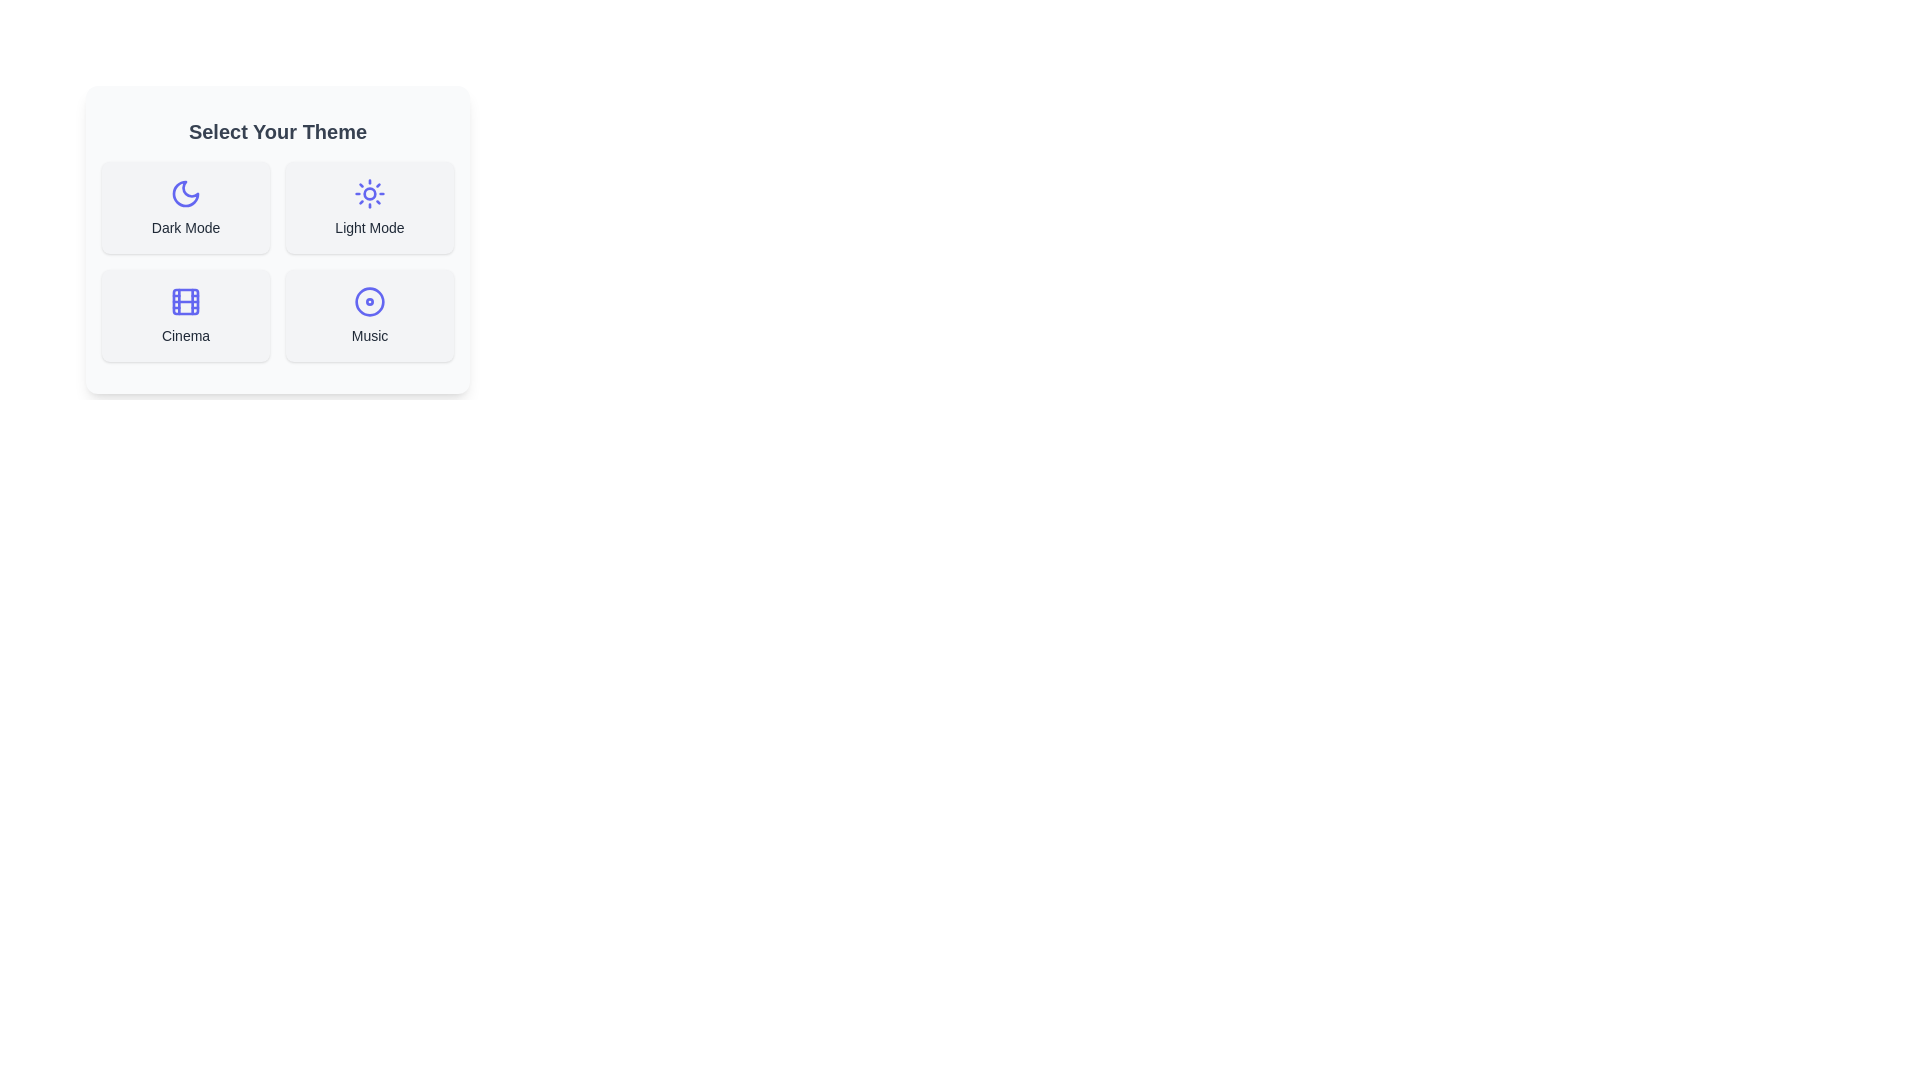 Image resolution: width=1920 pixels, height=1080 pixels. What do you see at coordinates (186, 208) in the screenshot?
I see `the toggle button for dark mode located in the top-left corner of the 'Select Your Theme' section to change its appearance` at bounding box center [186, 208].